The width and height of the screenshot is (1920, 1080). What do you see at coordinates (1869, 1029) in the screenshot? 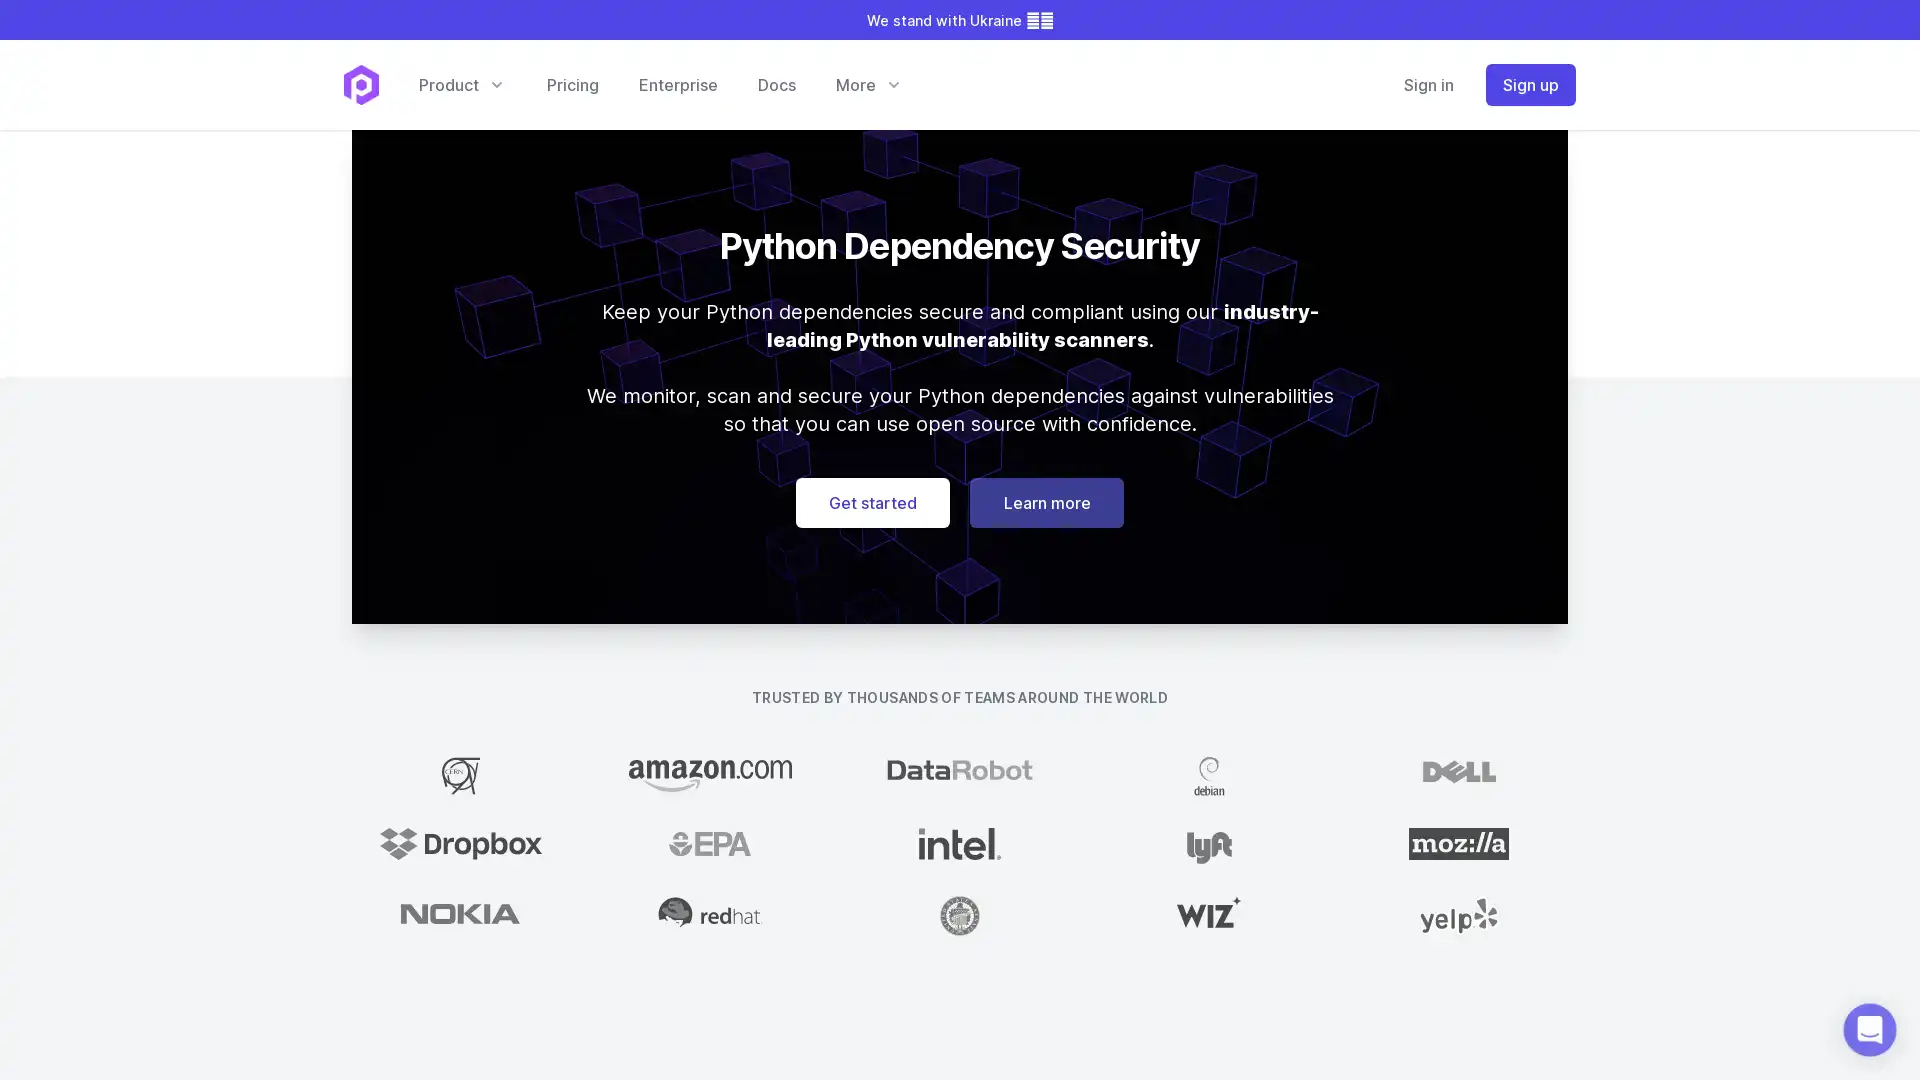
I see `Open Intercom Messenger` at bounding box center [1869, 1029].